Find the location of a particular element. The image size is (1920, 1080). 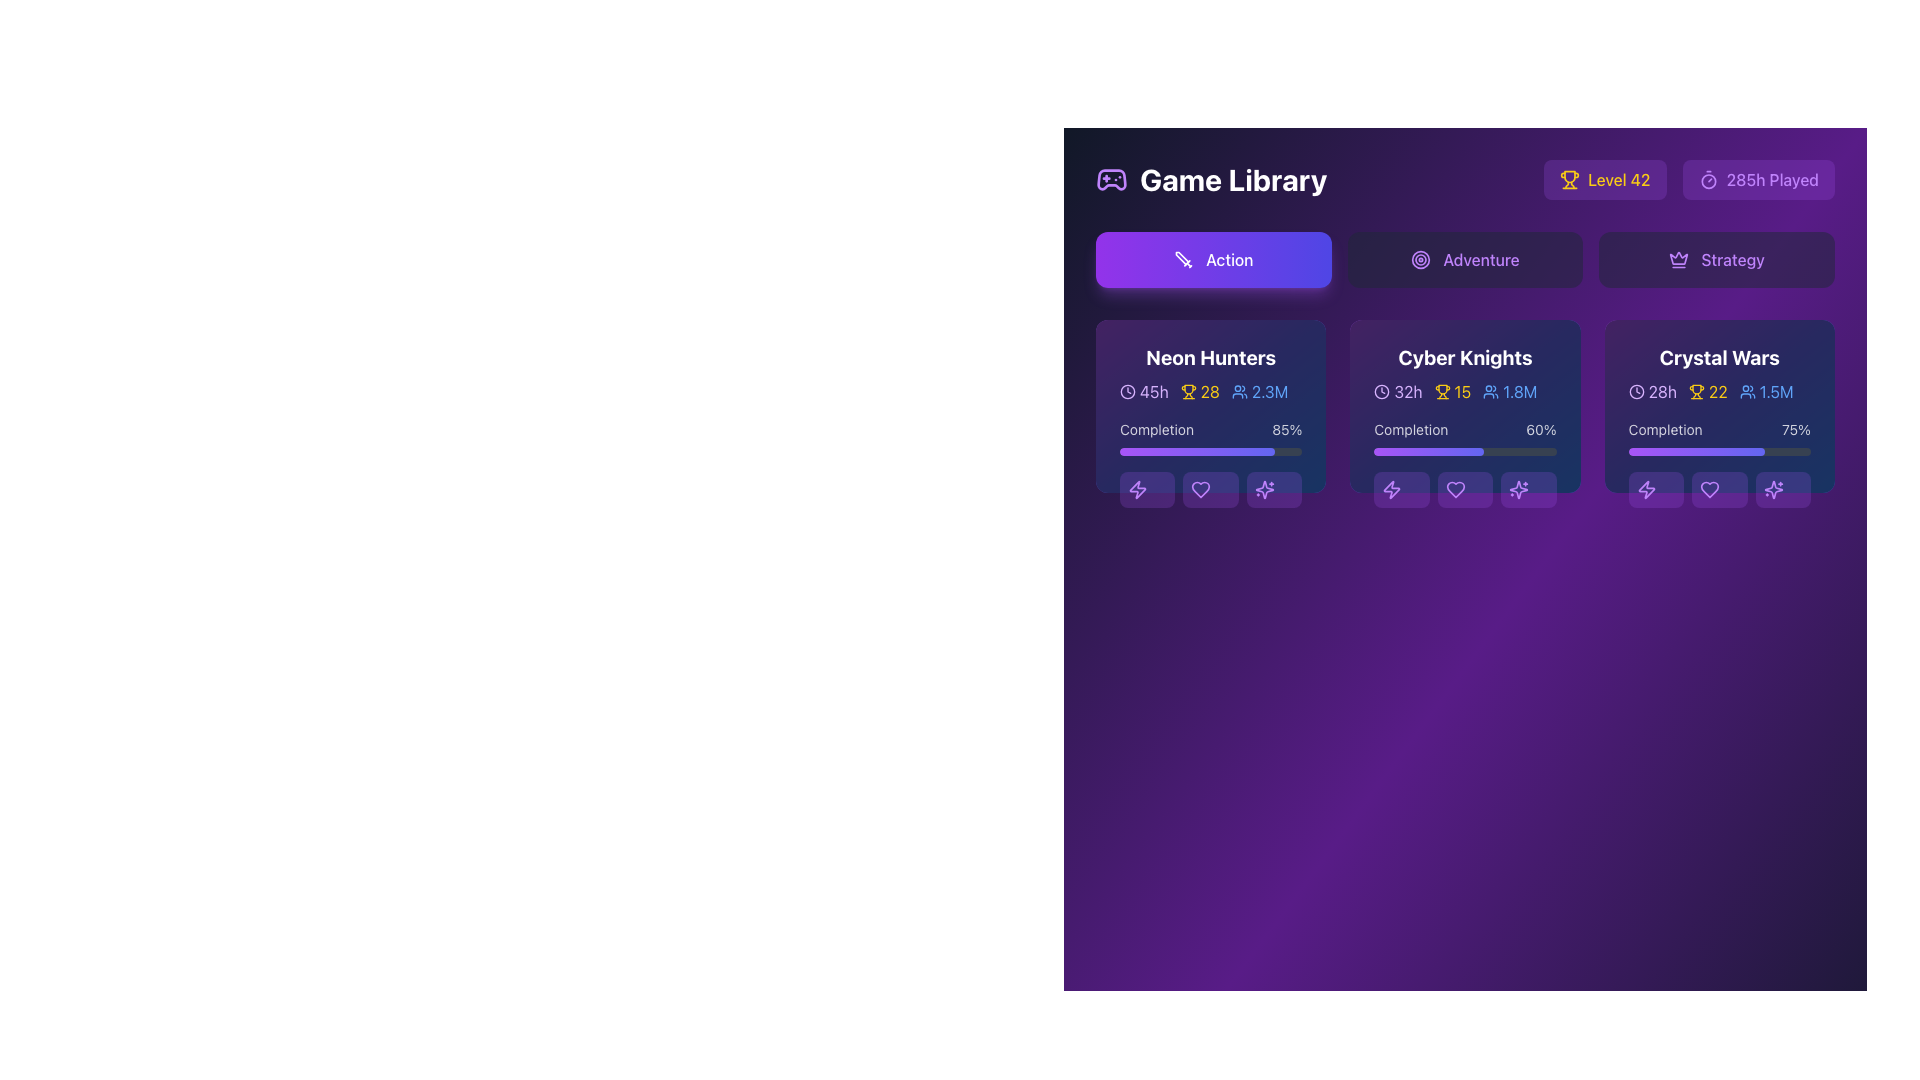

the user statistics label for 'Cyber Knights' by clicking on it to trigger related actions with adjacent components is located at coordinates (1510, 392).